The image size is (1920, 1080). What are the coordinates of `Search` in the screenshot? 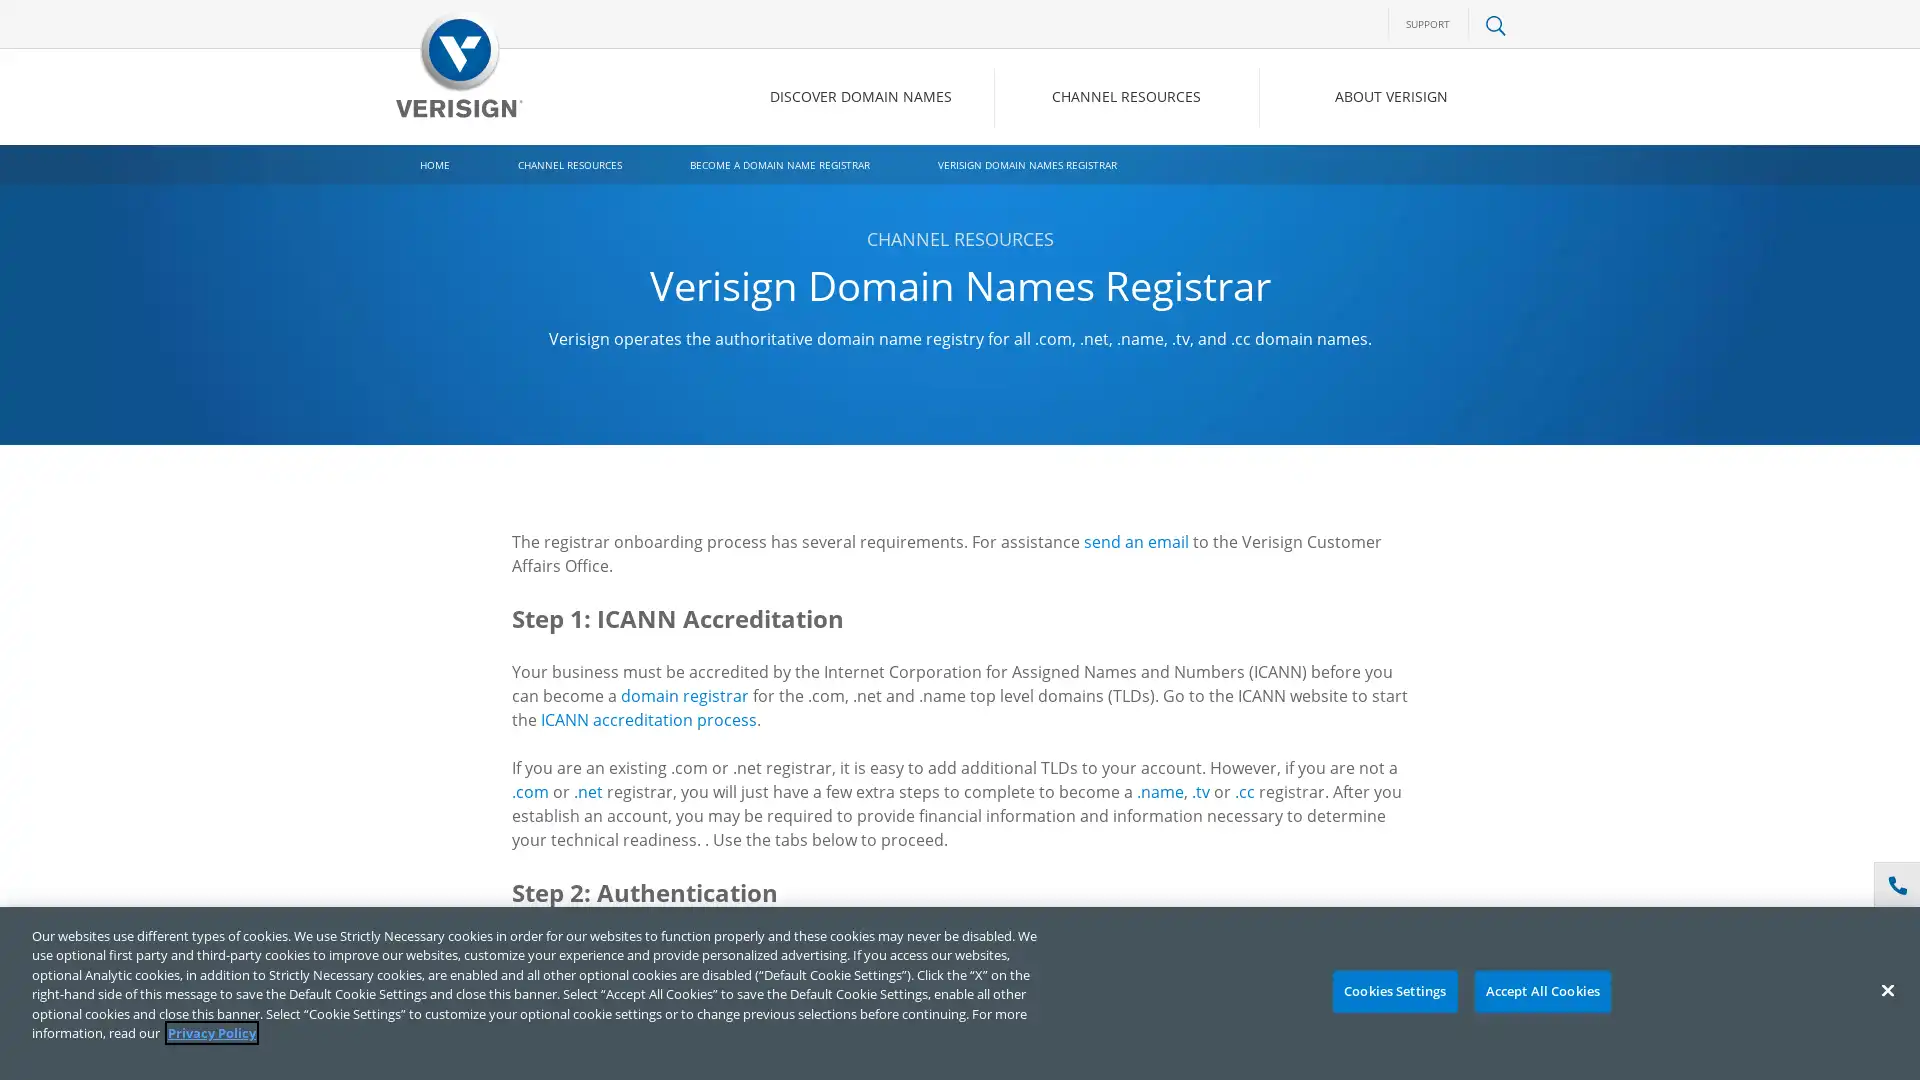 It's located at (1334, 181).